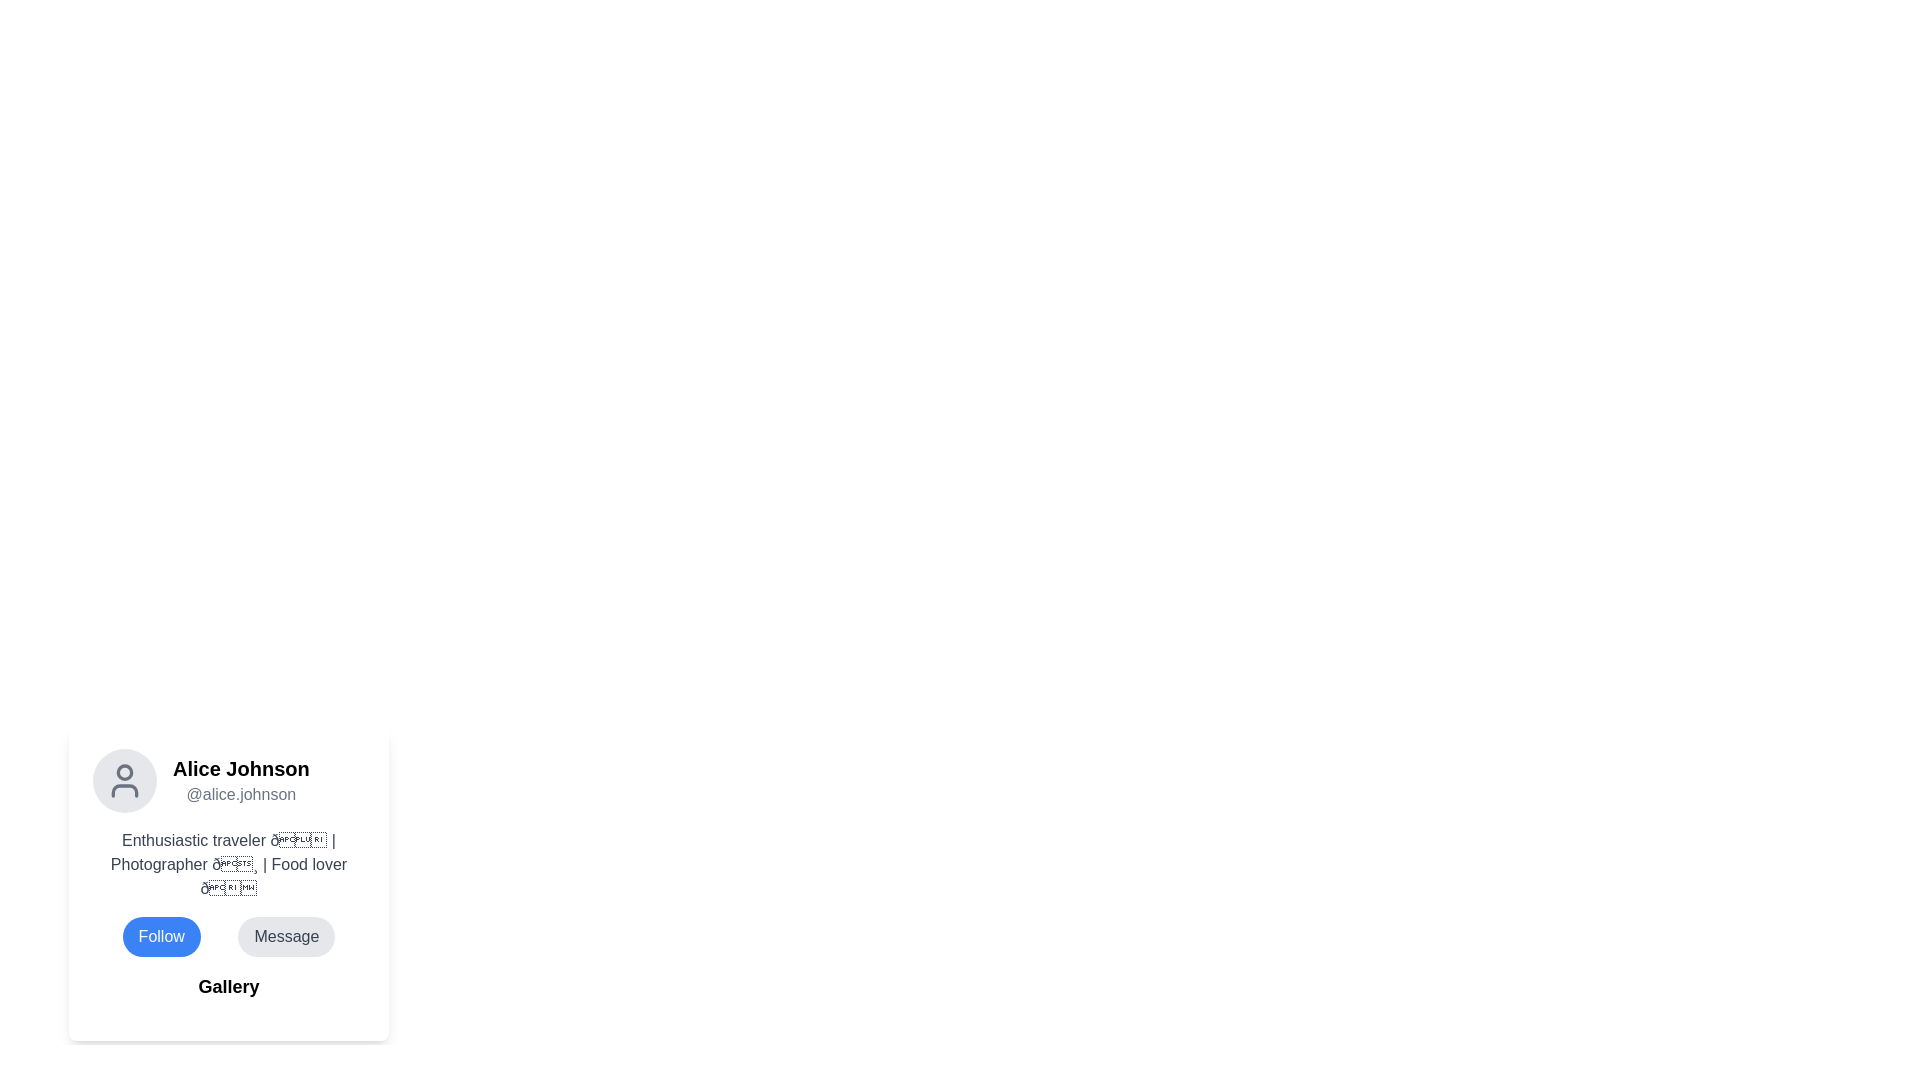 The width and height of the screenshot is (1920, 1080). Describe the element at coordinates (123, 779) in the screenshot. I see `the circular user icon with a gray background and user silhouette illustration located in the top-left portion of the user profile card` at that location.